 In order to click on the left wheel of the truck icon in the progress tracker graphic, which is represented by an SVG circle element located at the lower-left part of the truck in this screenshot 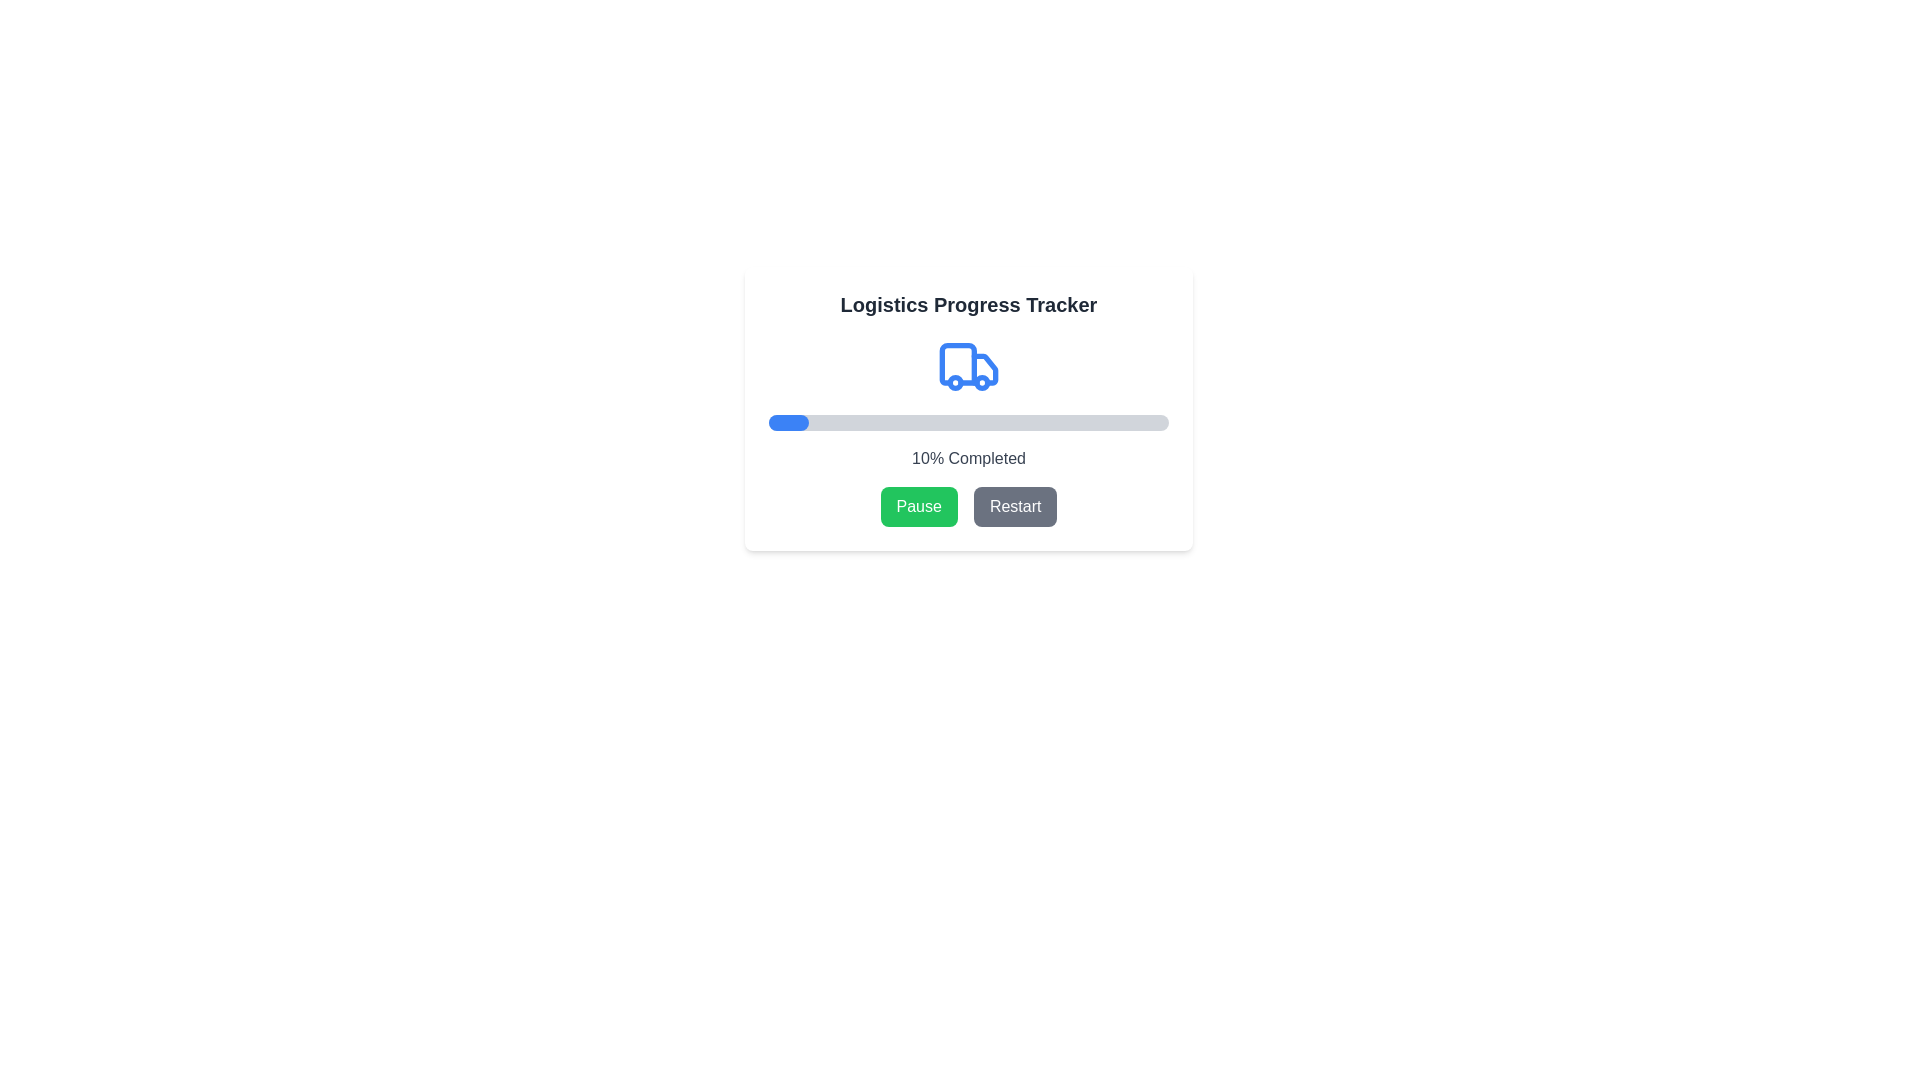, I will do `click(954, 382)`.